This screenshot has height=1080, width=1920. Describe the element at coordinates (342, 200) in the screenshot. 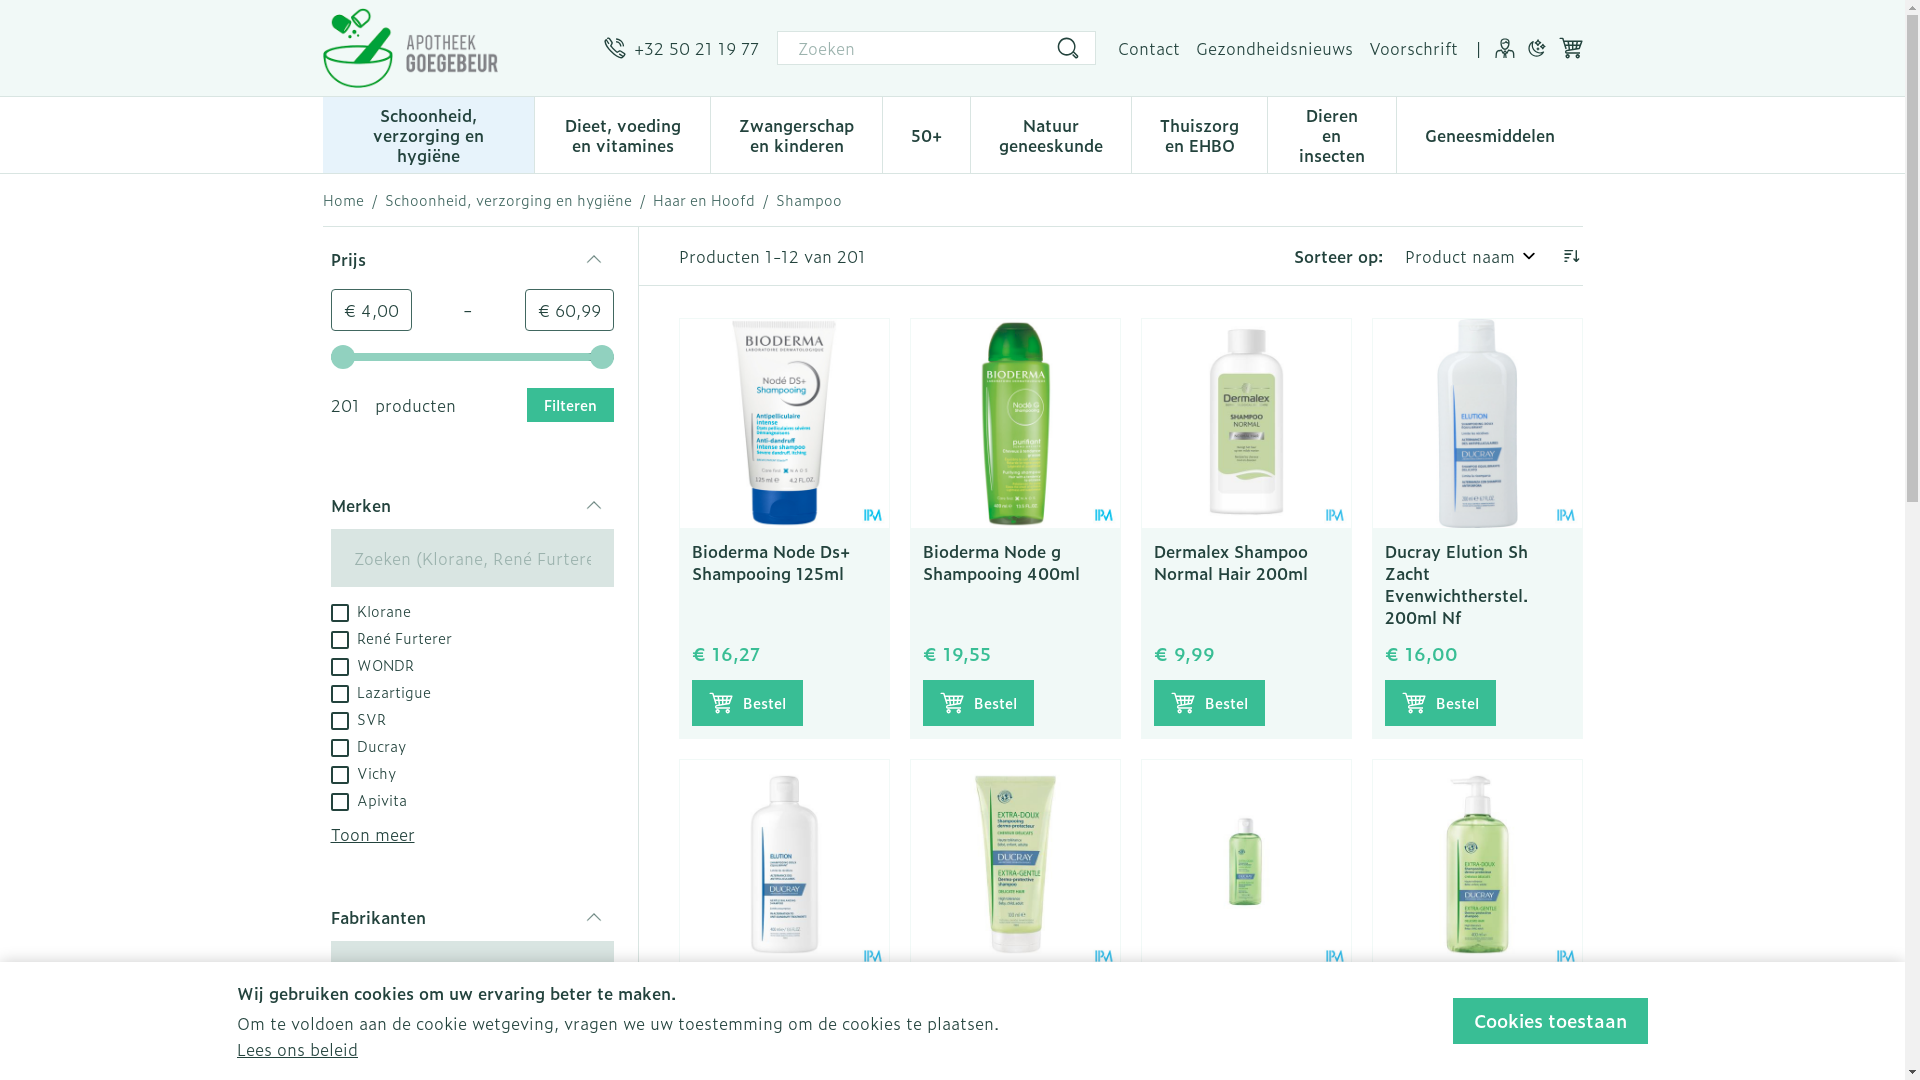

I see `'Home'` at that location.